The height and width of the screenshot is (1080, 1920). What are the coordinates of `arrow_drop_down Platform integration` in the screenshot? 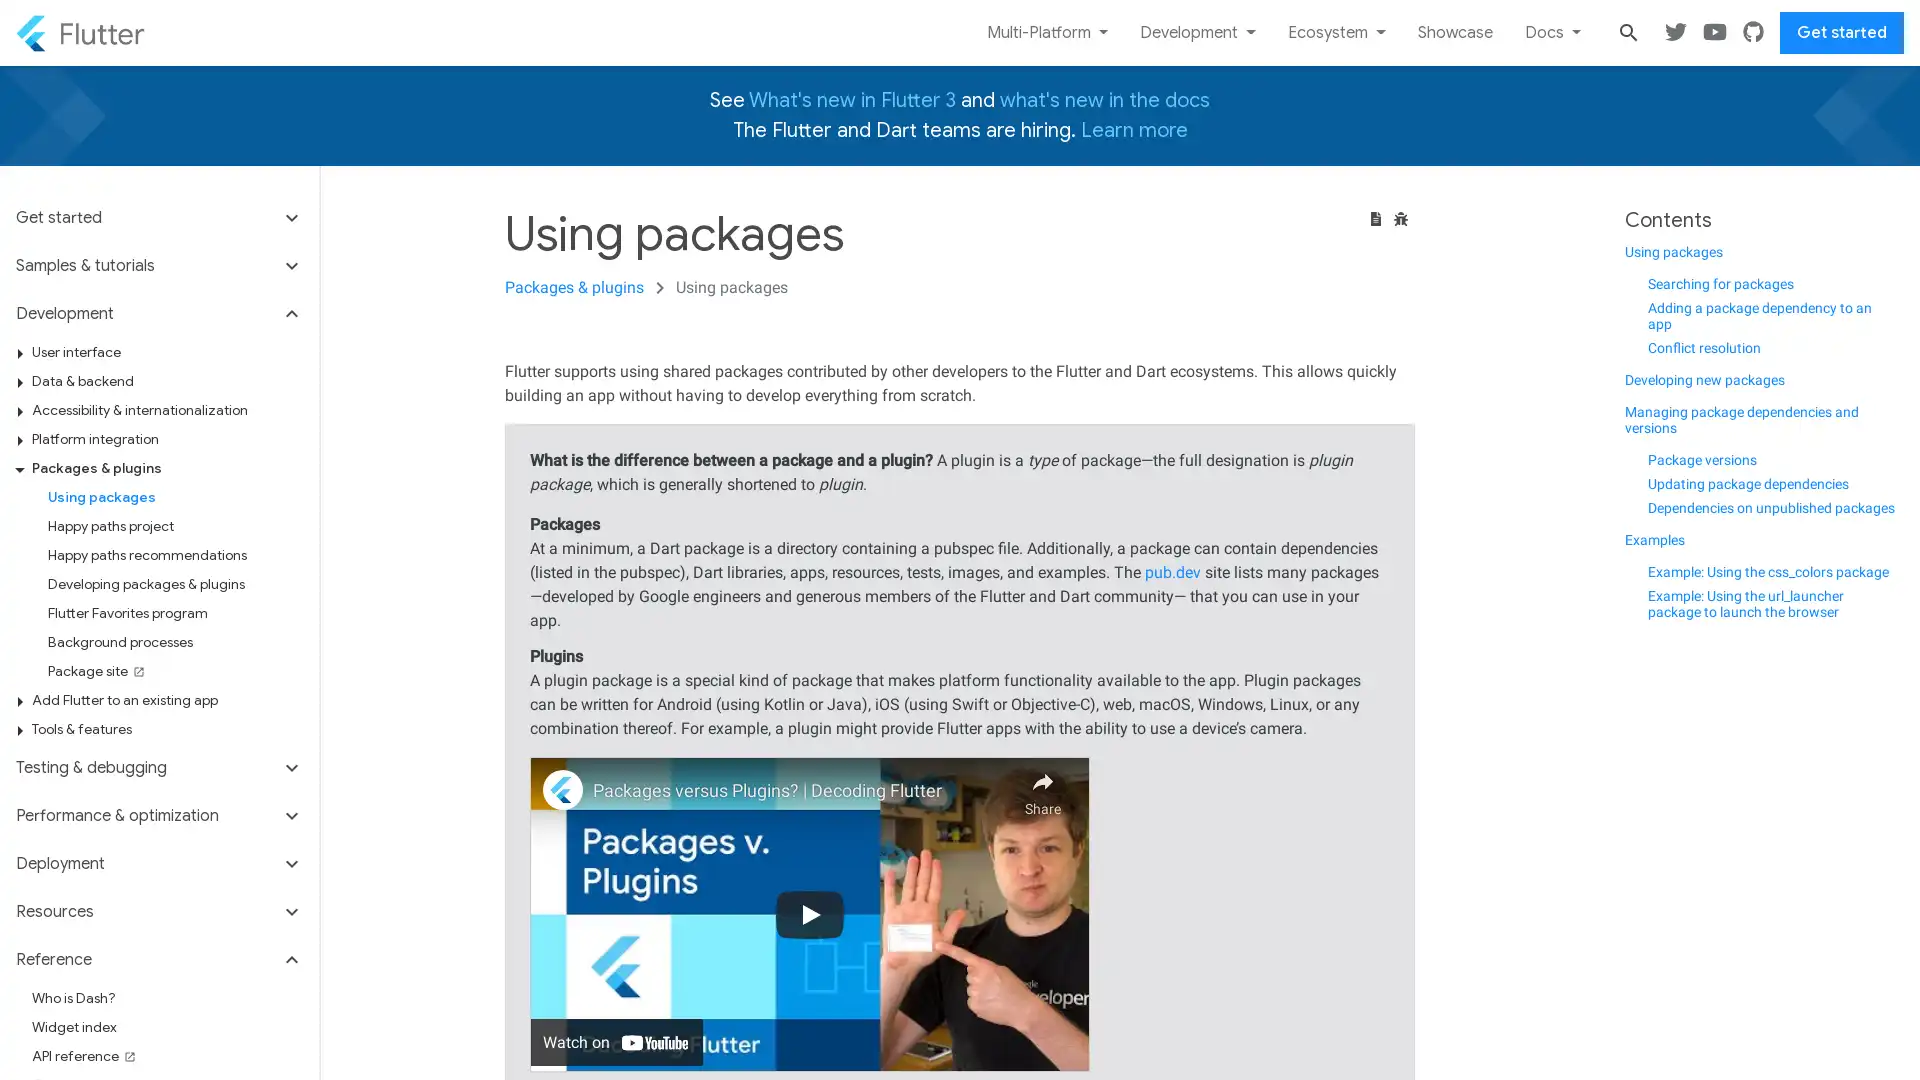 It's located at (167, 438).